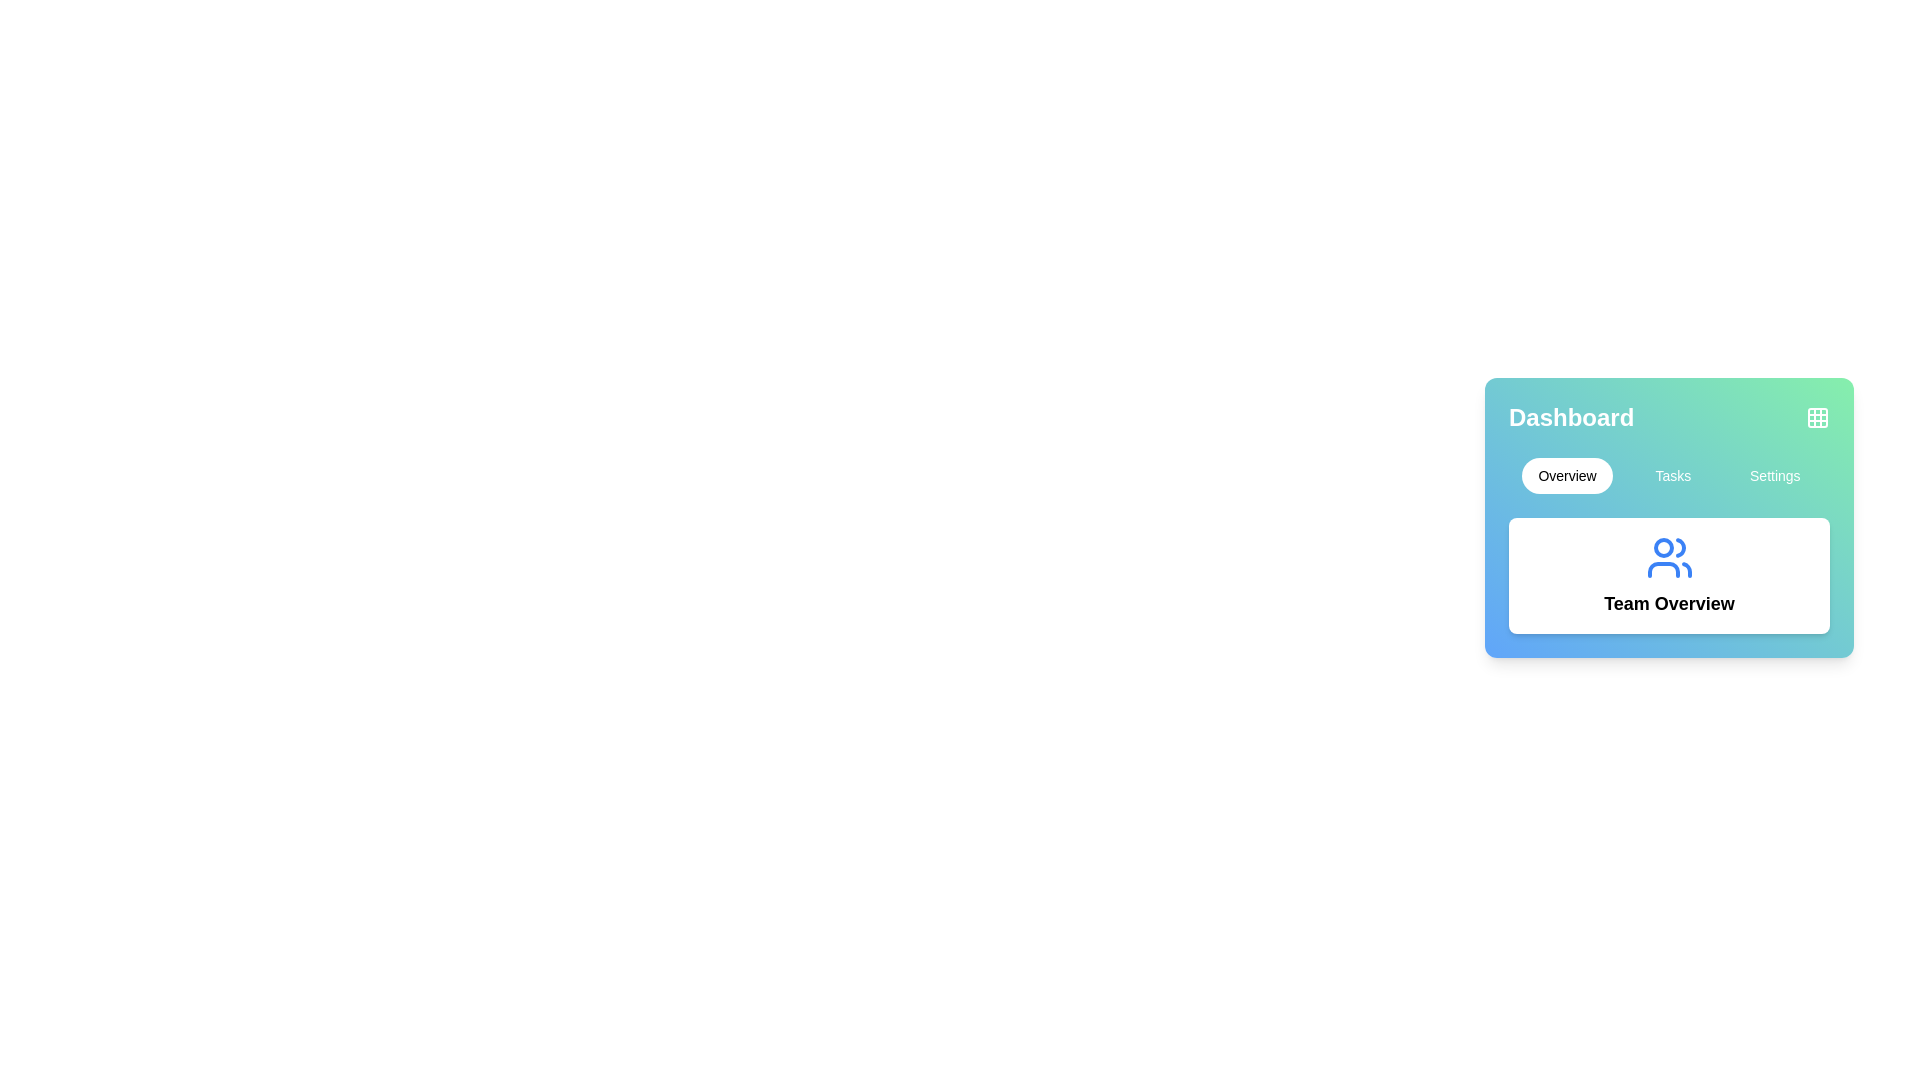 The width and height of the screenshot is (1920, 1080). I want to click on the icon depicting a group of people located at the top-center of the 'Team Overview' card in the dashboard interface, so click(1669, 558).